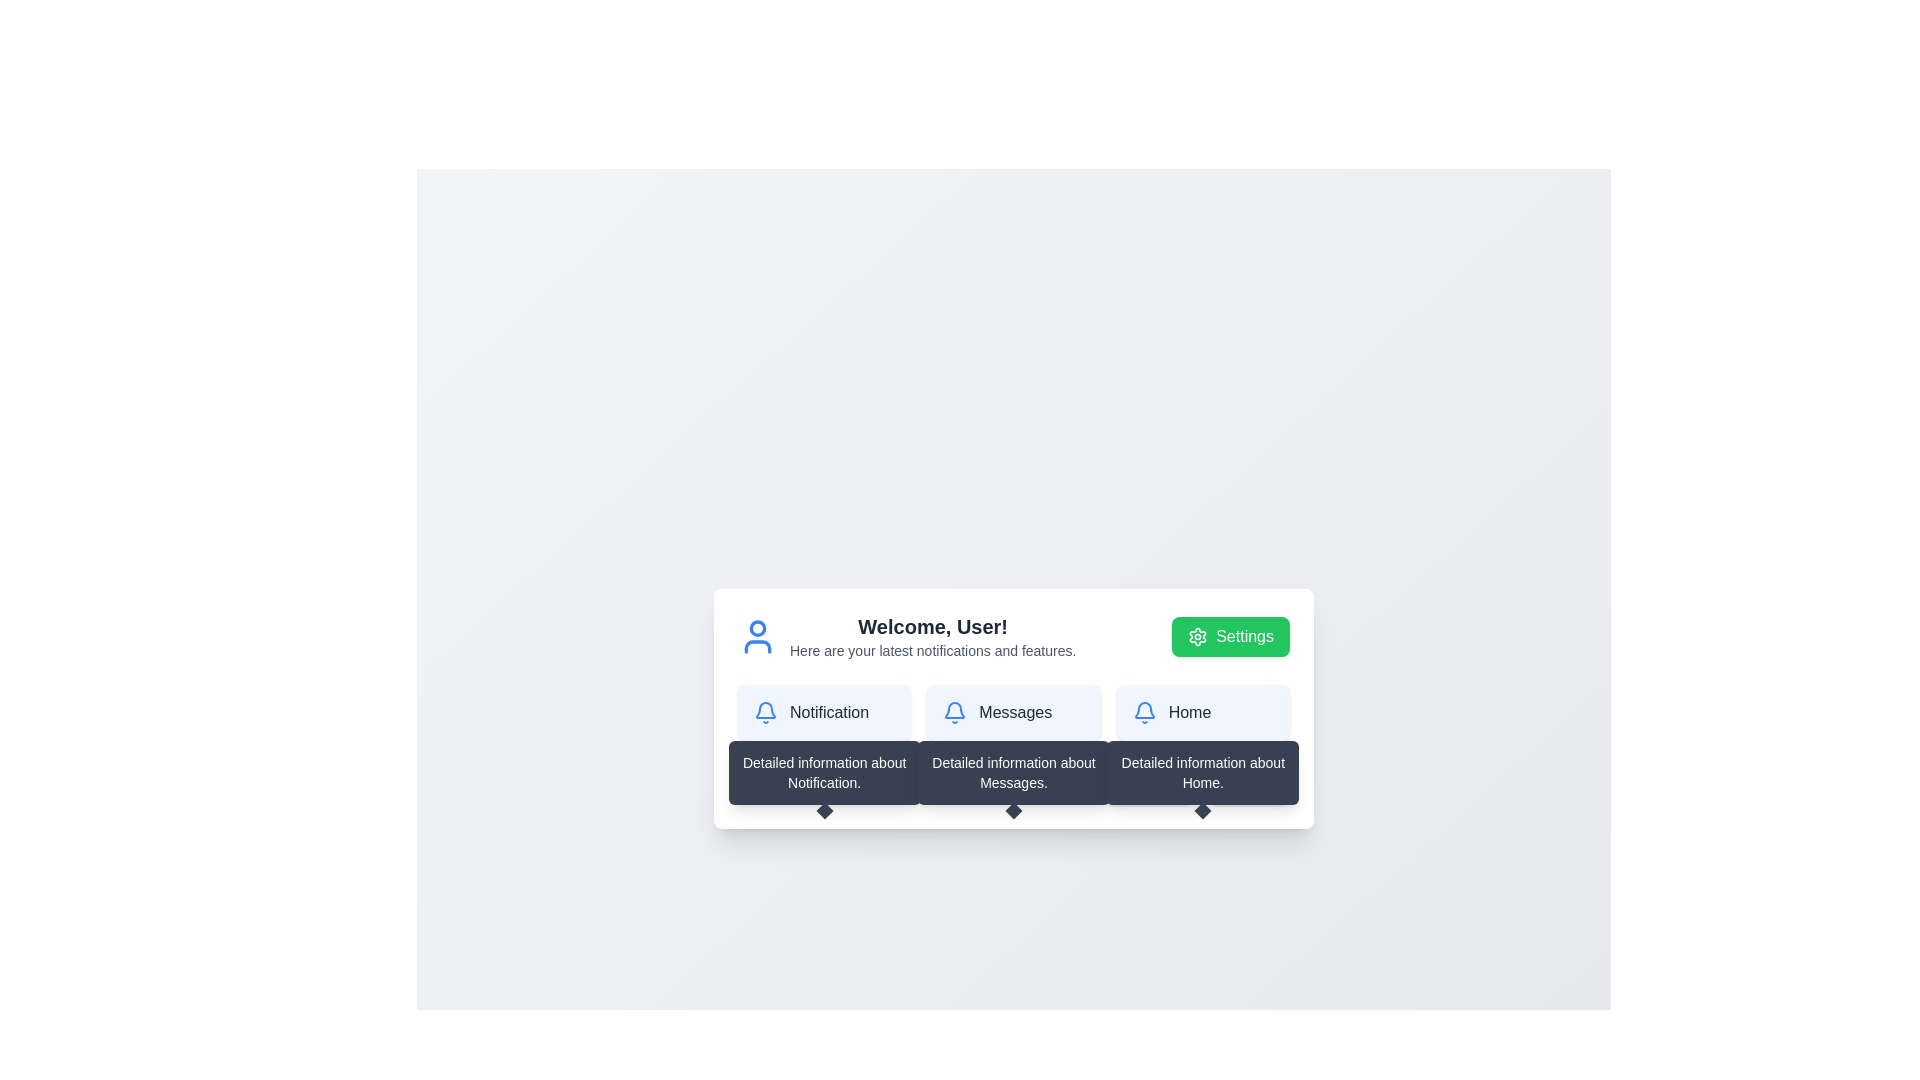 The image size is (1920, 1080). Describe the element at coordinates (1202, 712) in the screenshot. I see `the 'Home' button located in the third column of the grid layout, positioned below the 'Welcome, User!' heading` at that location.